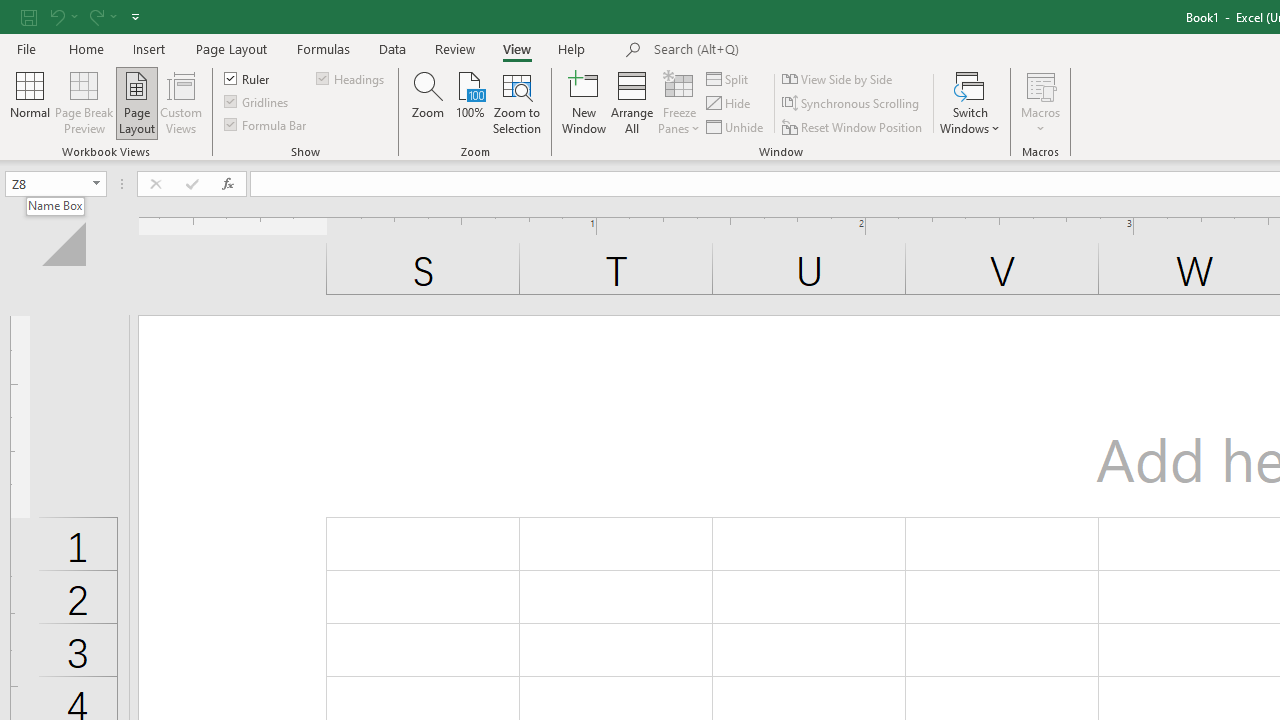 Image resolution: width=1280 pixels, height=720 pixels. What do you see at coordinates (352, 77) in the screenshot?
I see `'Headings'` at bounding box center [352, 77].